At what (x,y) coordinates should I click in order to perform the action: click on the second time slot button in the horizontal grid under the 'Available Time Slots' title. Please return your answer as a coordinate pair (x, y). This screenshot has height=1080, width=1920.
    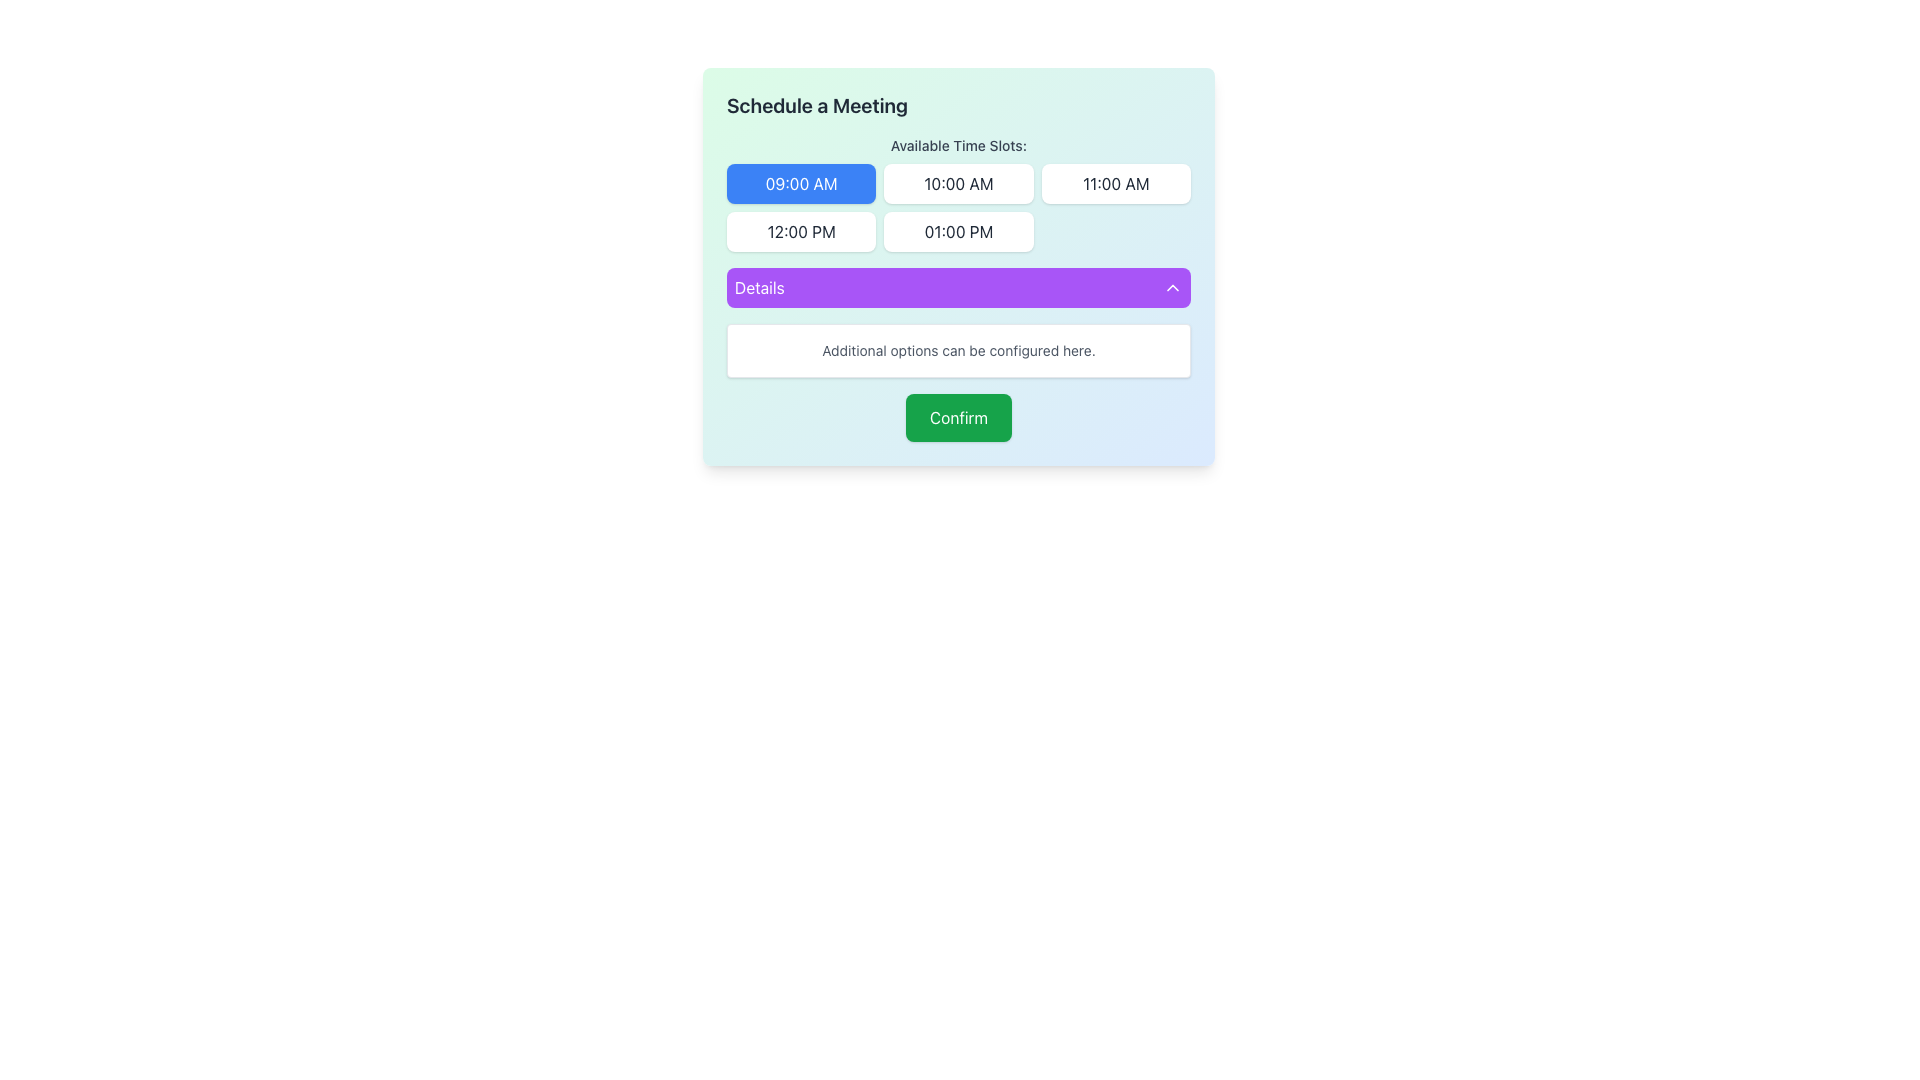
    Looking at the image, I should click on (958, 184).